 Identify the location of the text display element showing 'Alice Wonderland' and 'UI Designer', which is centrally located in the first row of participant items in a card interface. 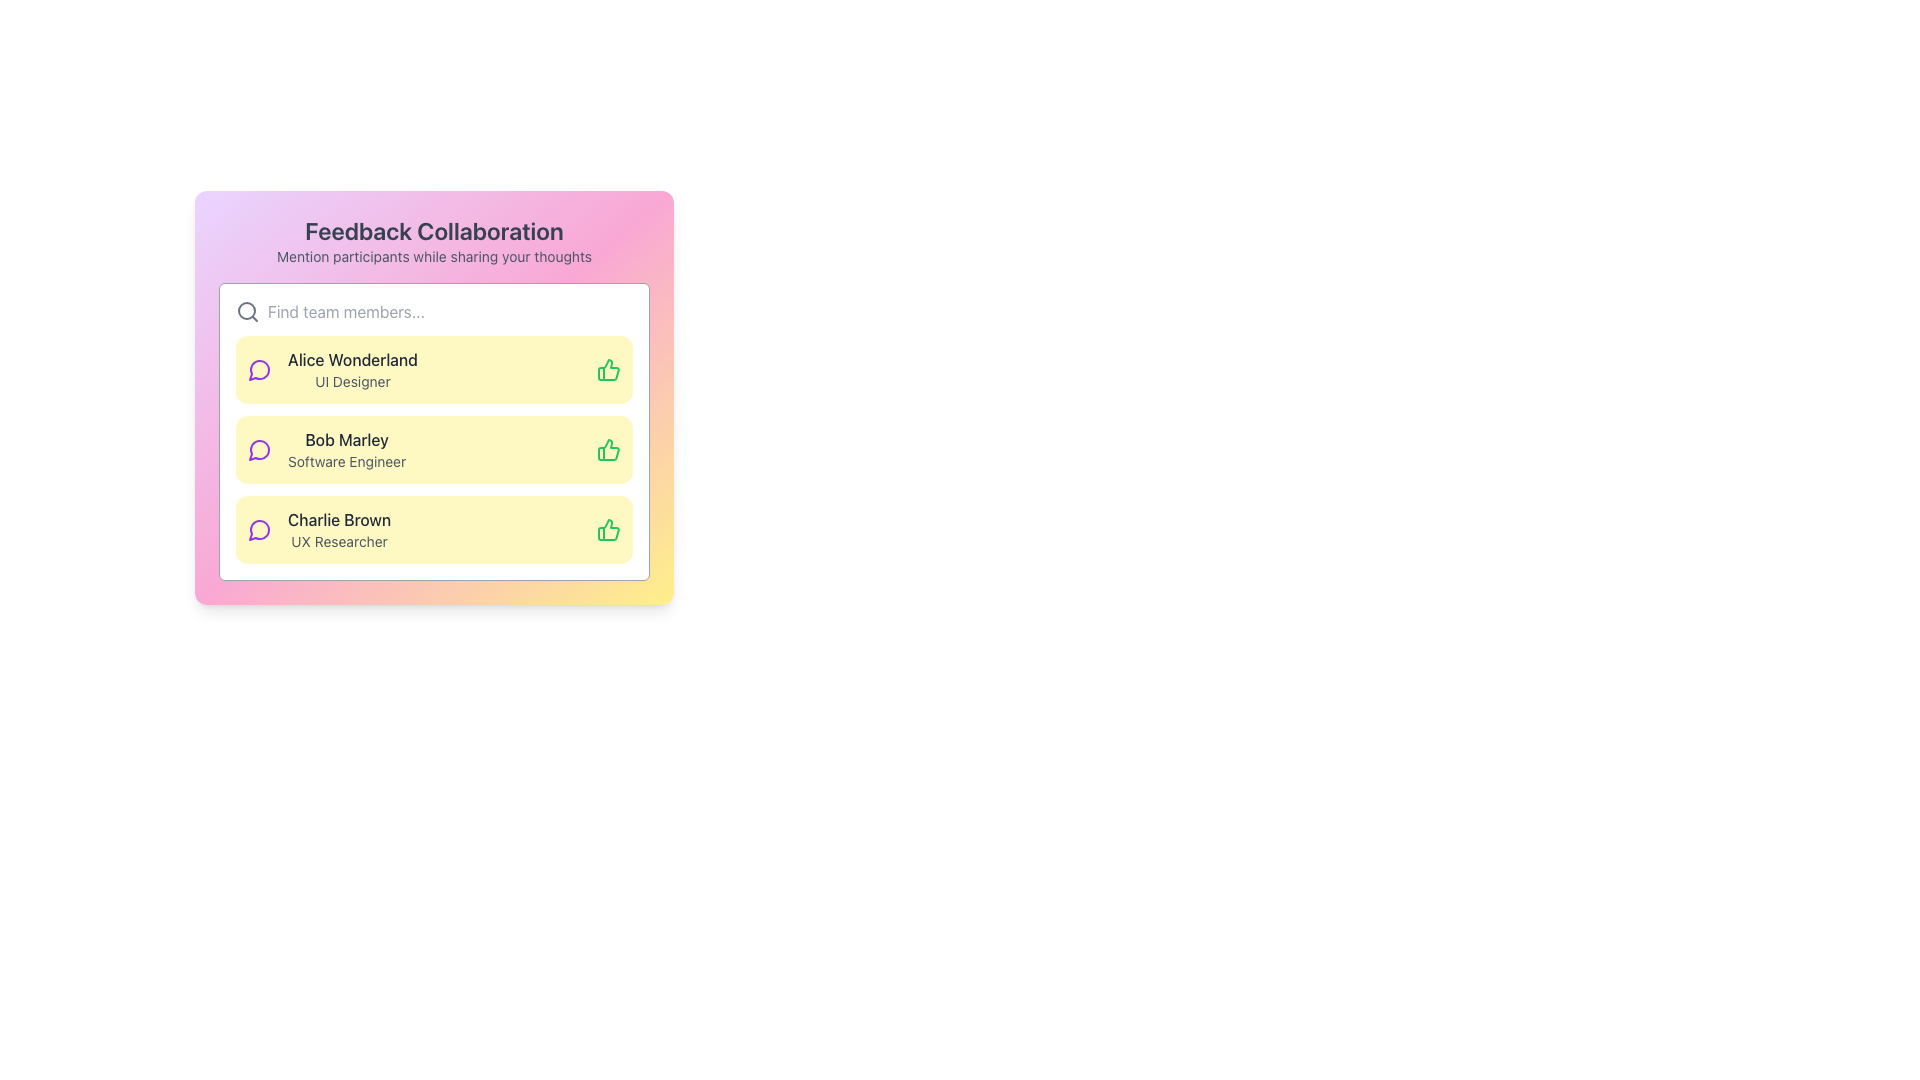
(352, 370).